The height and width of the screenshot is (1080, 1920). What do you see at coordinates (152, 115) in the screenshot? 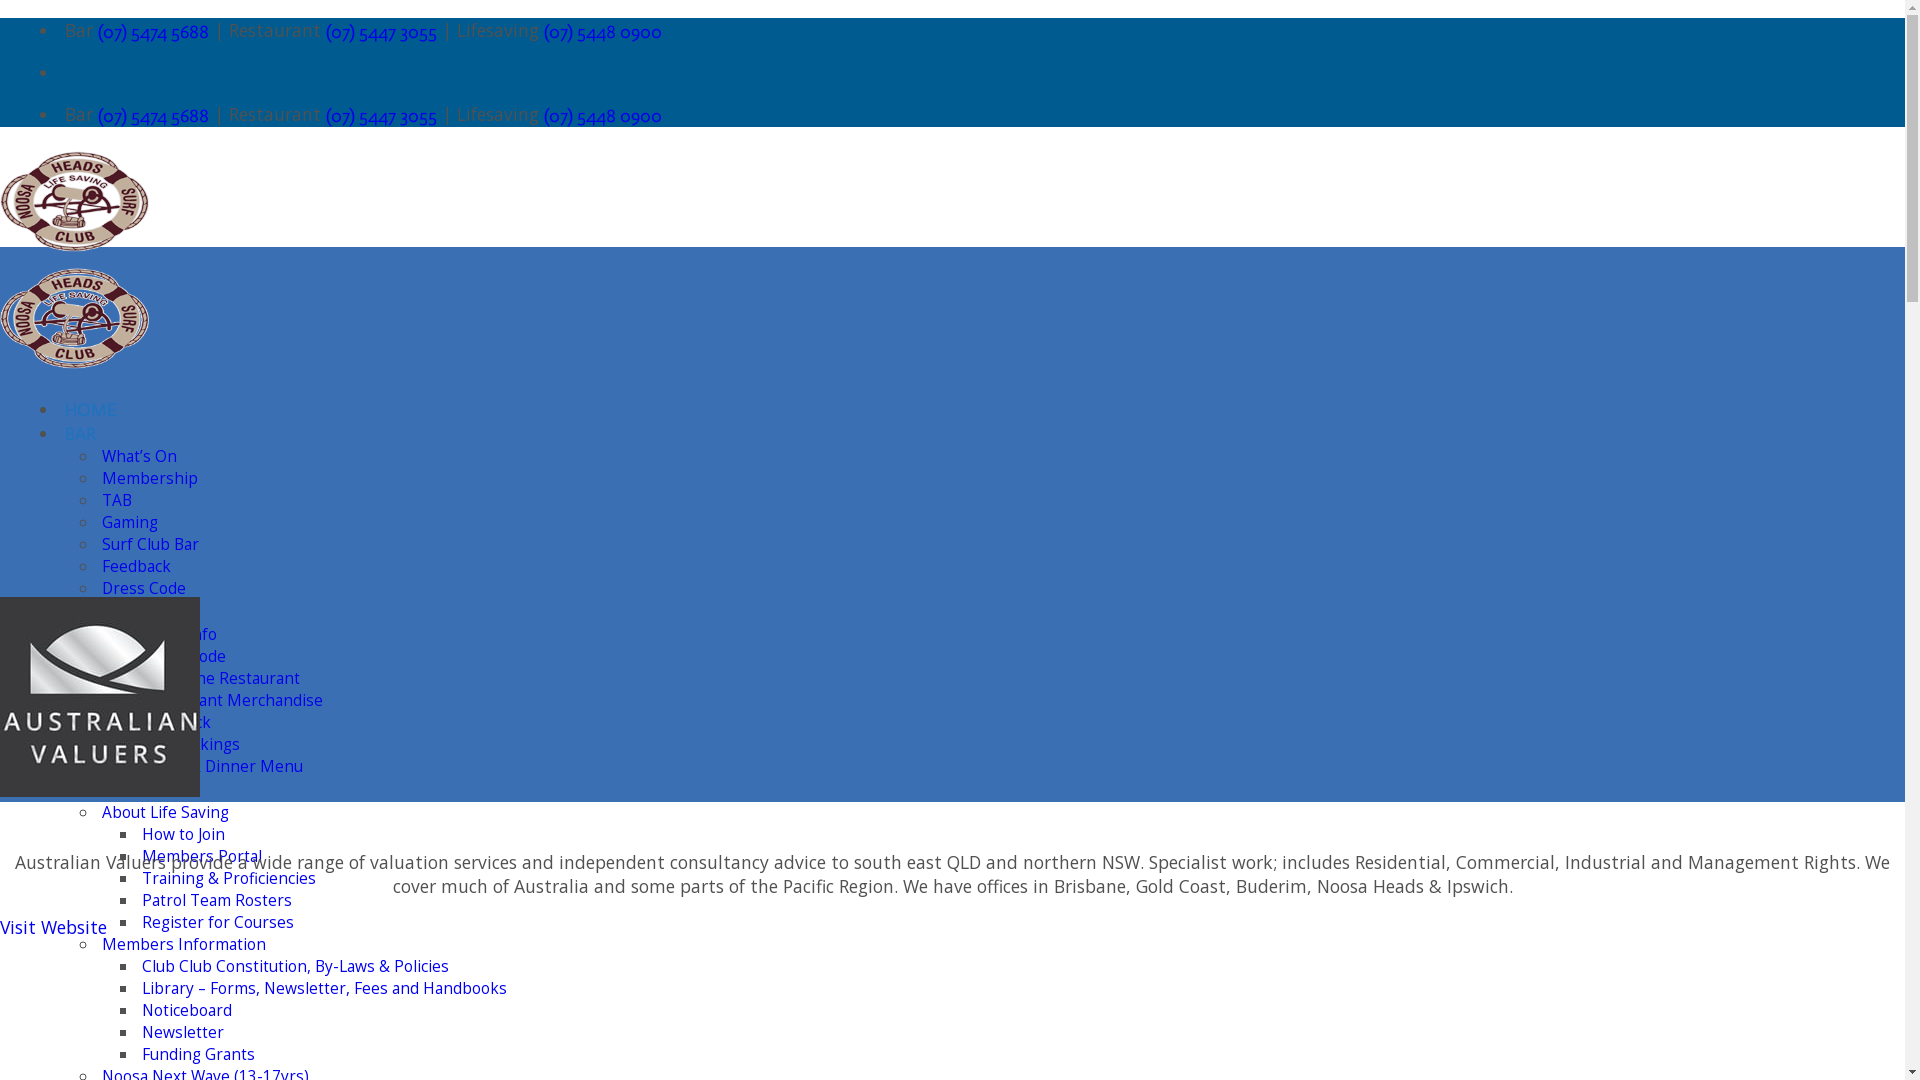
I see `'(07) 5474 5688'` at bounding box center [152, 115].